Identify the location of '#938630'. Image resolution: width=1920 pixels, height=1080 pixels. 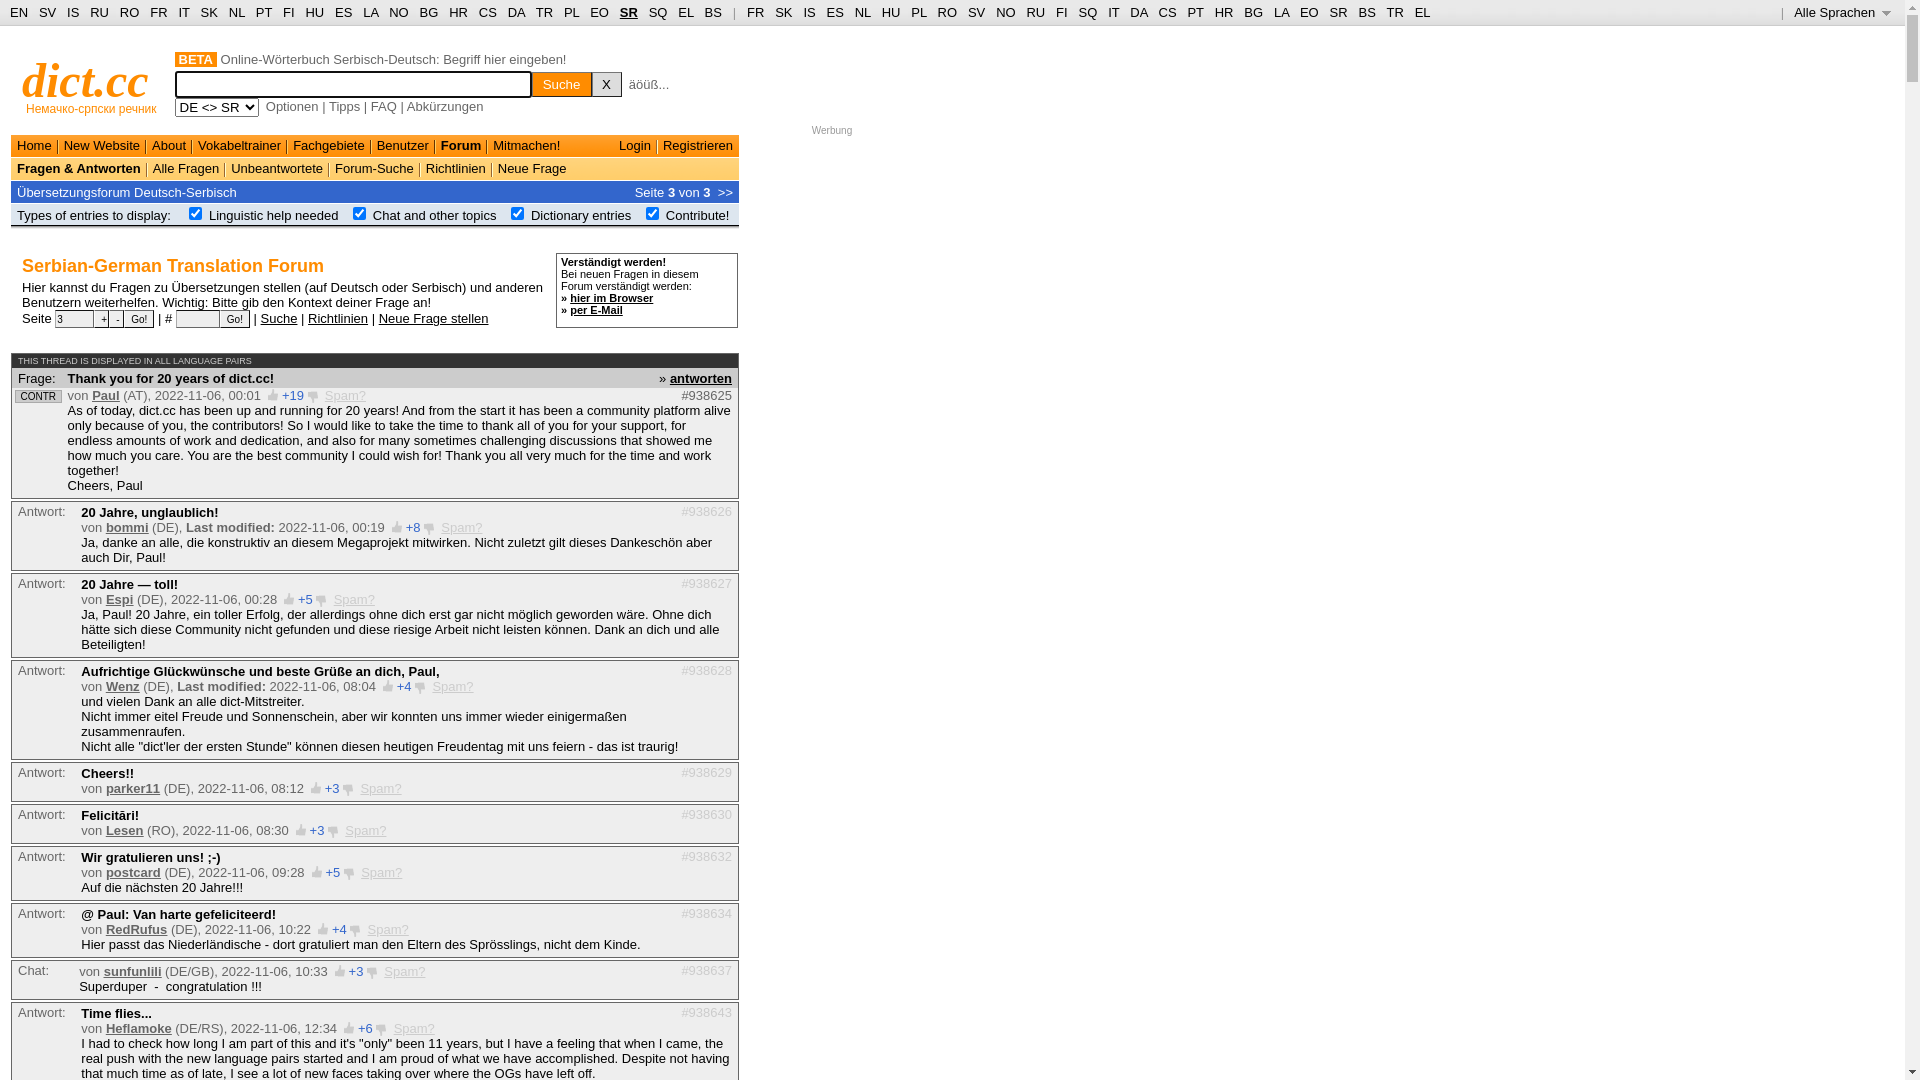
(706, 813).